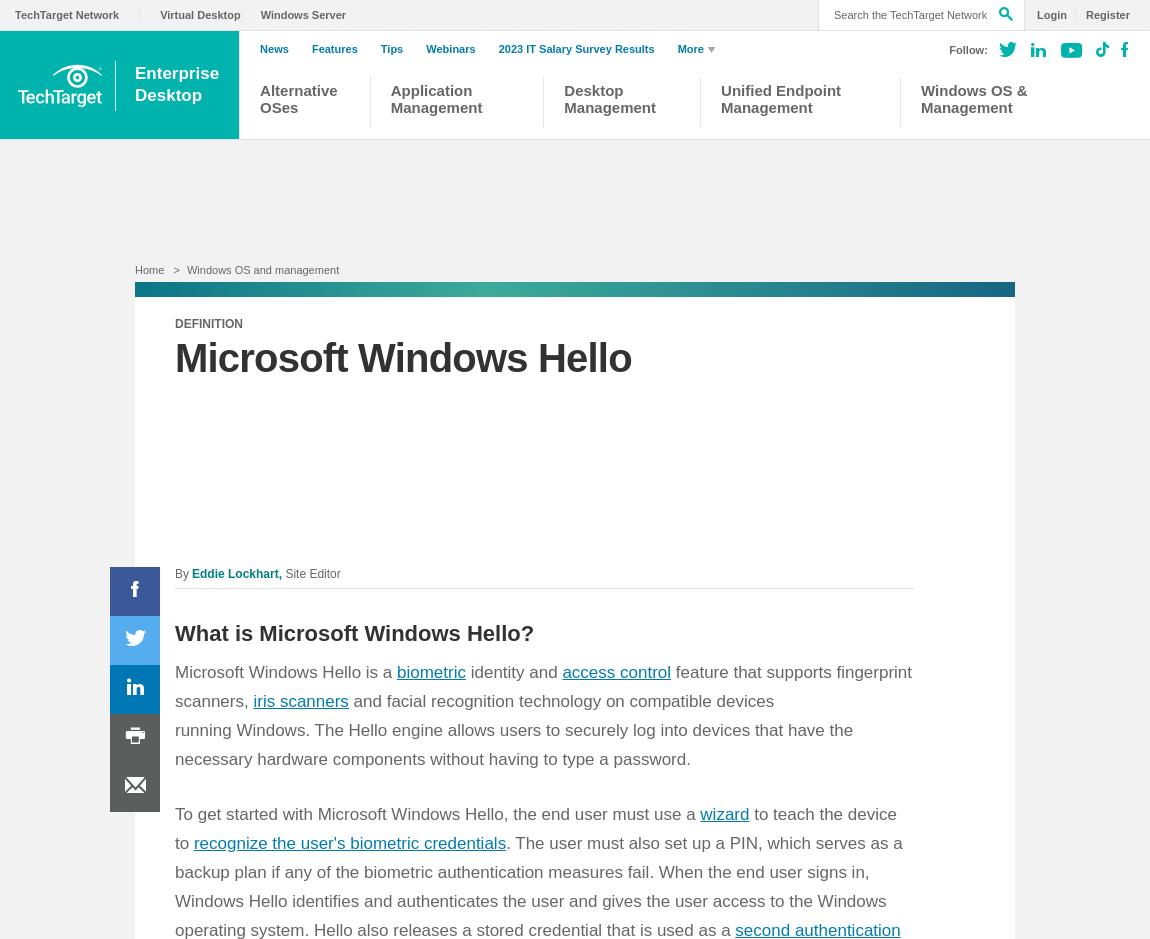 Image resolution: width=1150 pixels, height=939 pixels. I want to click on 'More', so click(676, 48).